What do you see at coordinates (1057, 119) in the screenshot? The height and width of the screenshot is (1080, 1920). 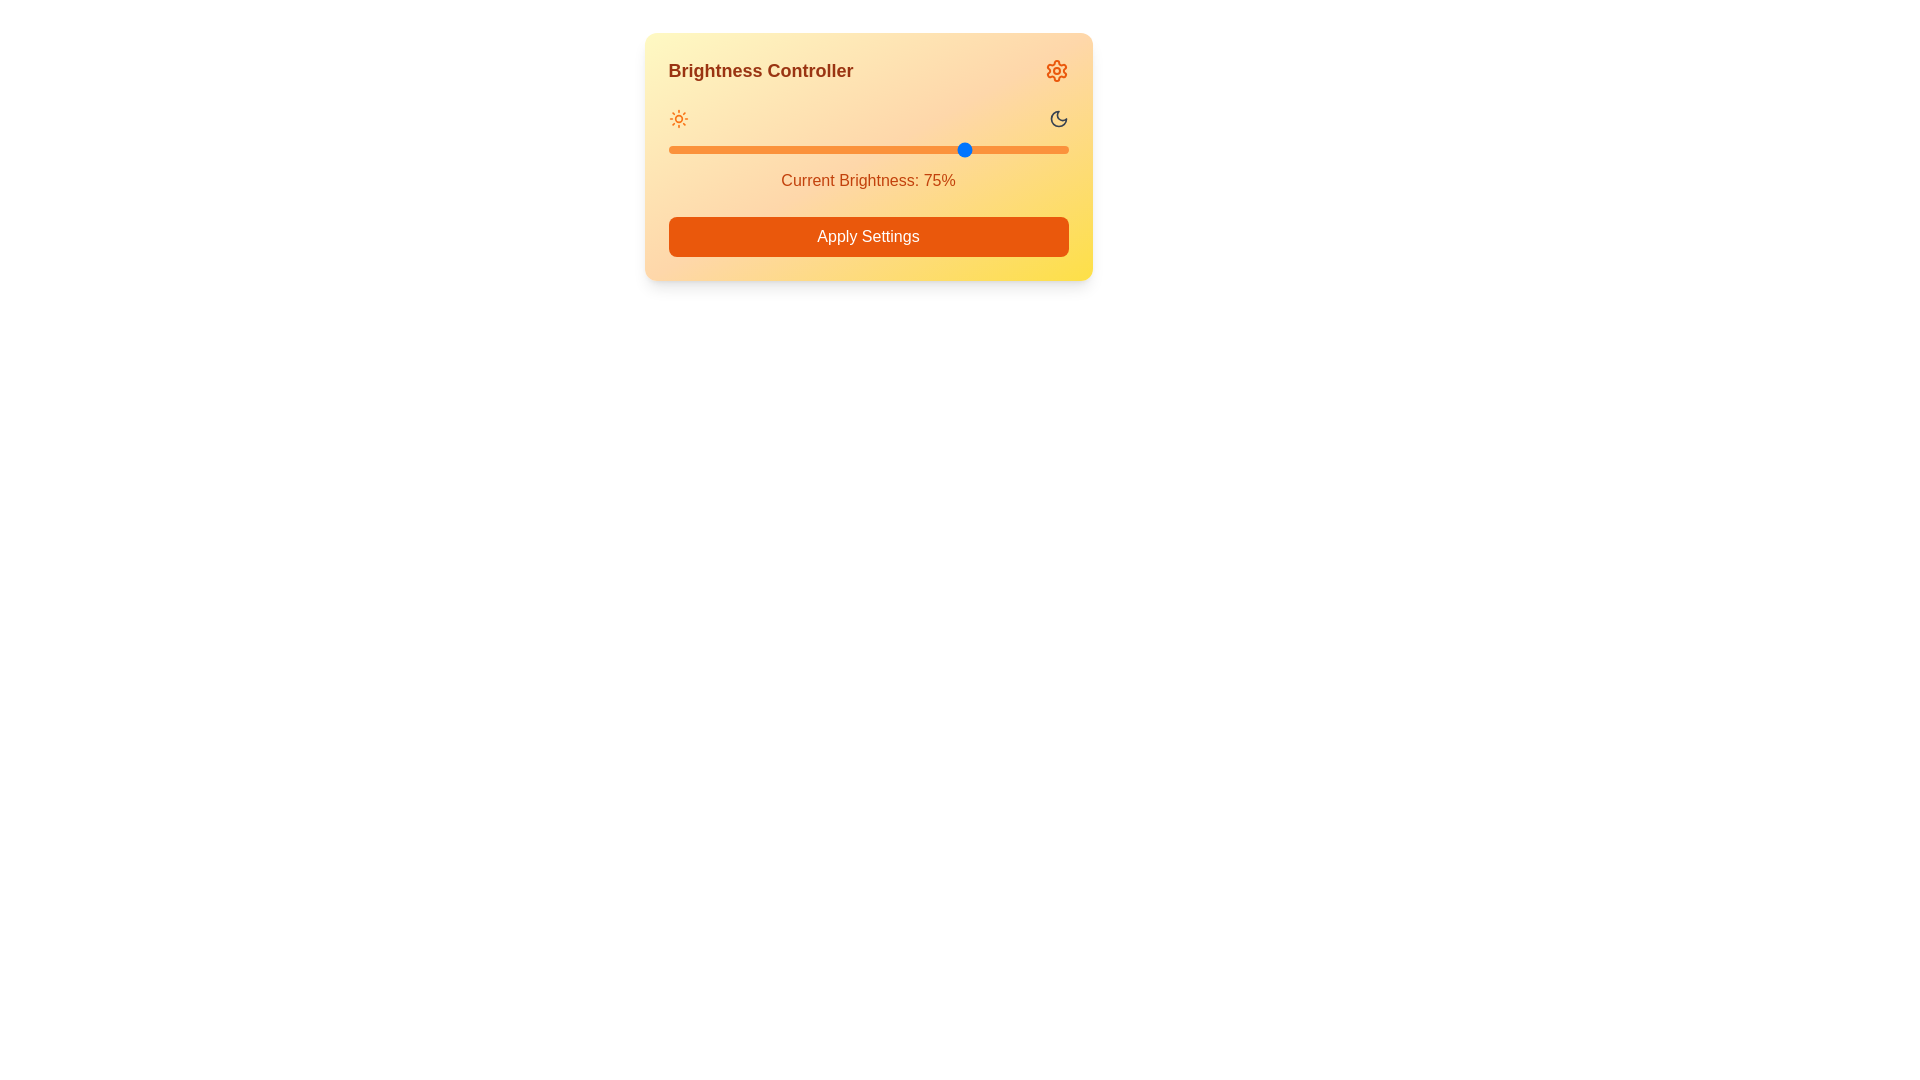 I see `the Moon icon to represent brightness extremes` at bounding box center [1057, 119].